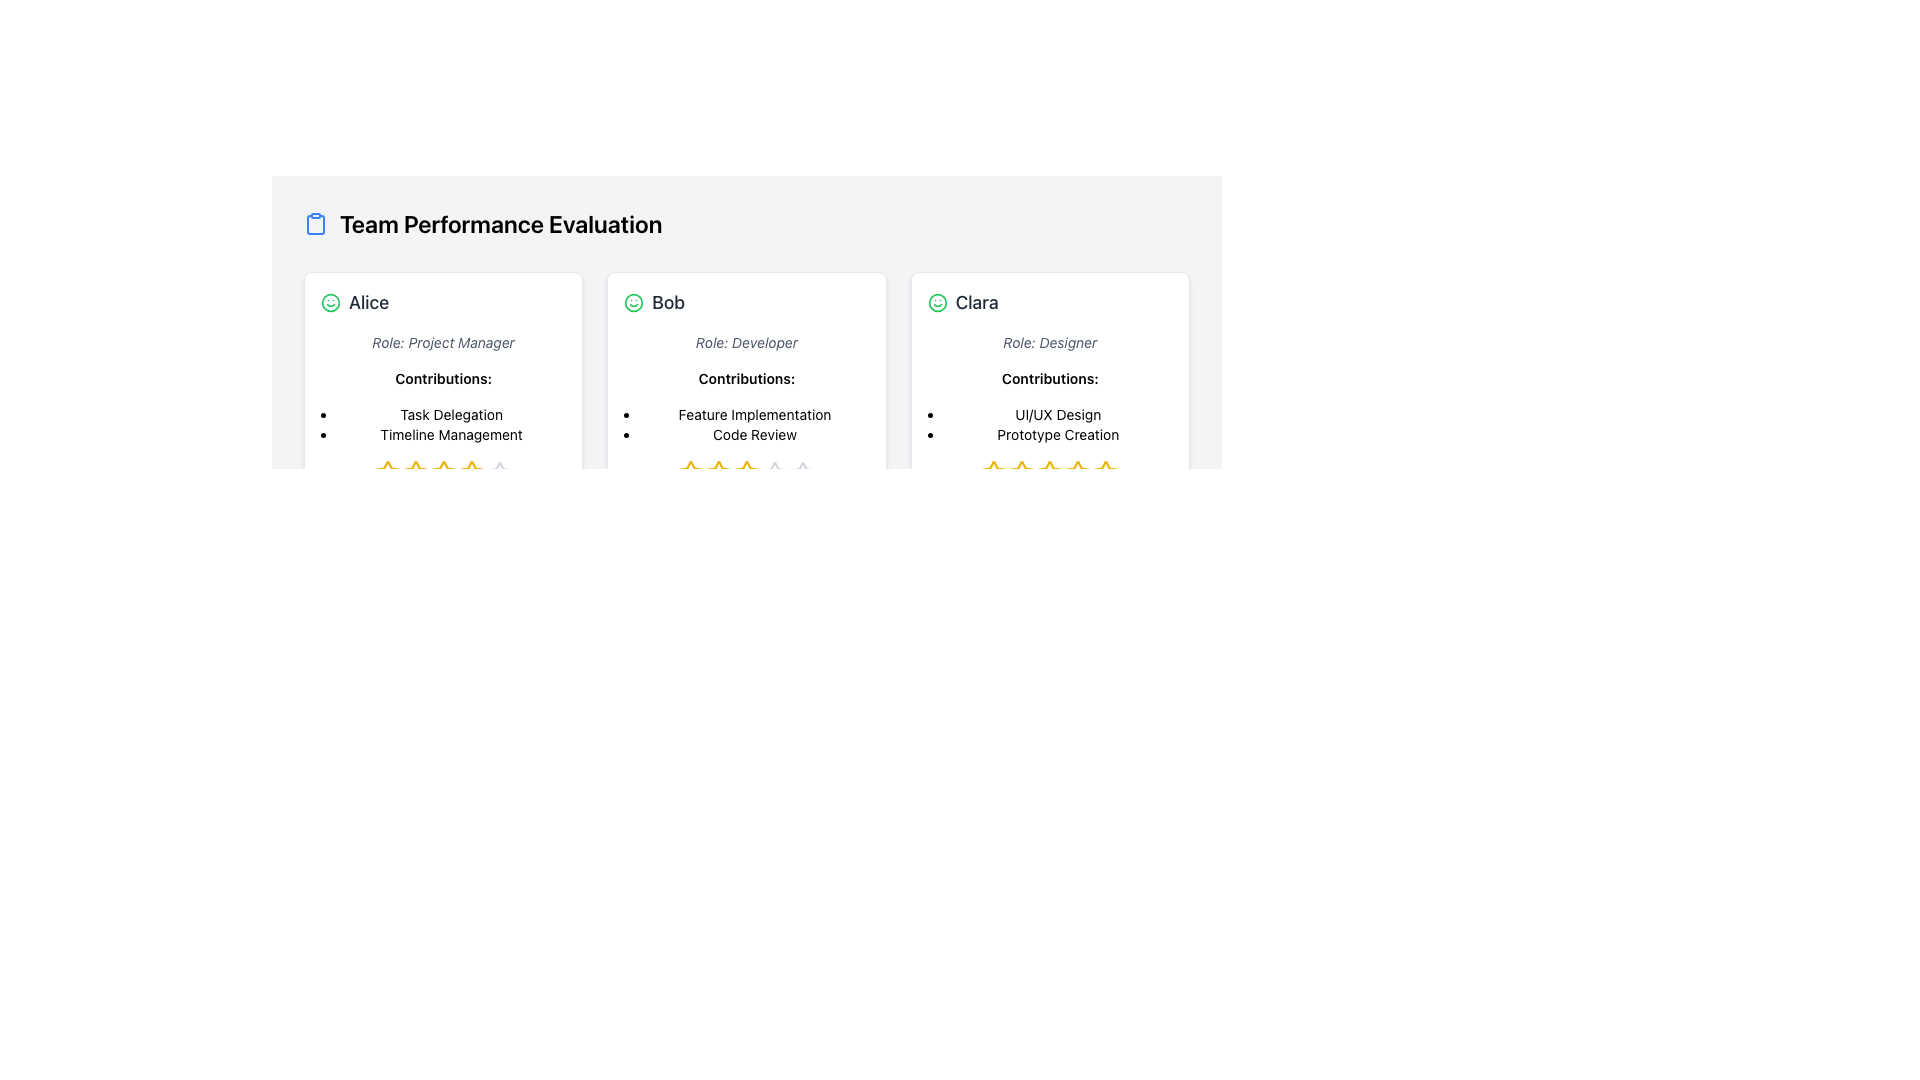 Image resolution: width=1920 pixels, height=1080 pixels. I want to click on the circular icon with a green outline and a smiley face design, located left of the name 'Bob' in the second card from the left, so click(633, 303).